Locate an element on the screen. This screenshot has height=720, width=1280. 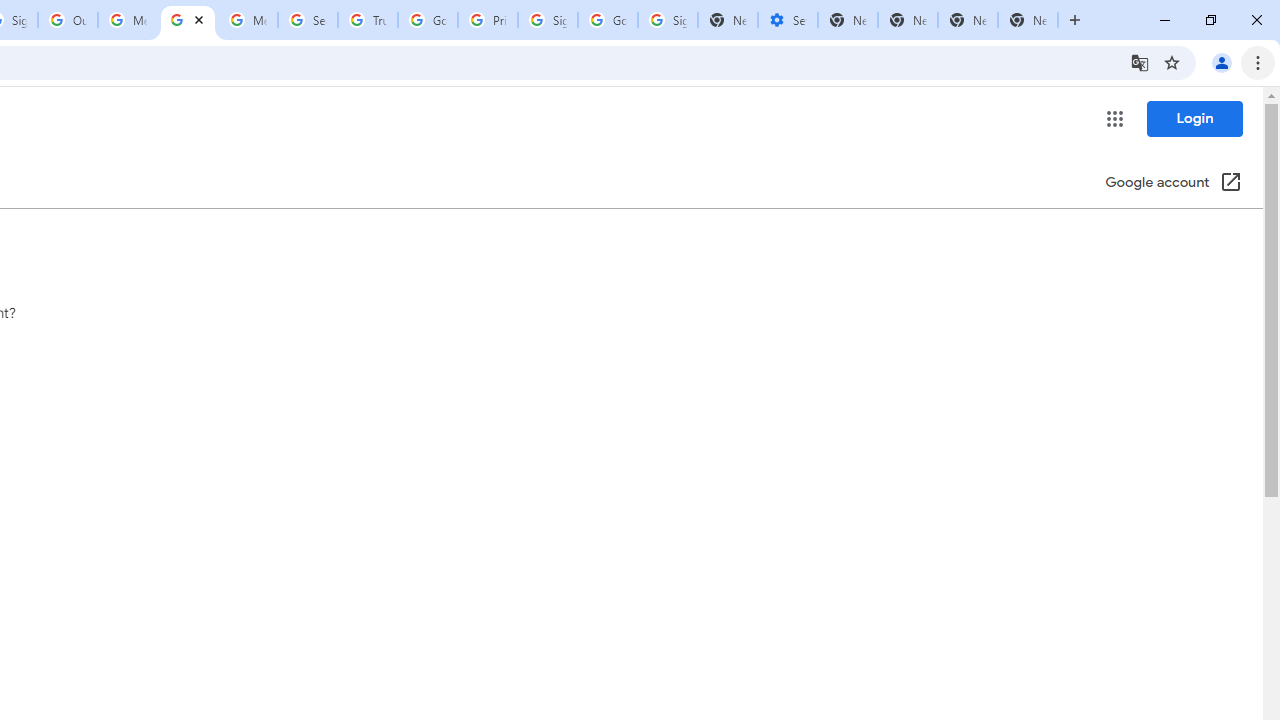
'Google Account (Opens in new window)' is located at coordinates (1173, 183).